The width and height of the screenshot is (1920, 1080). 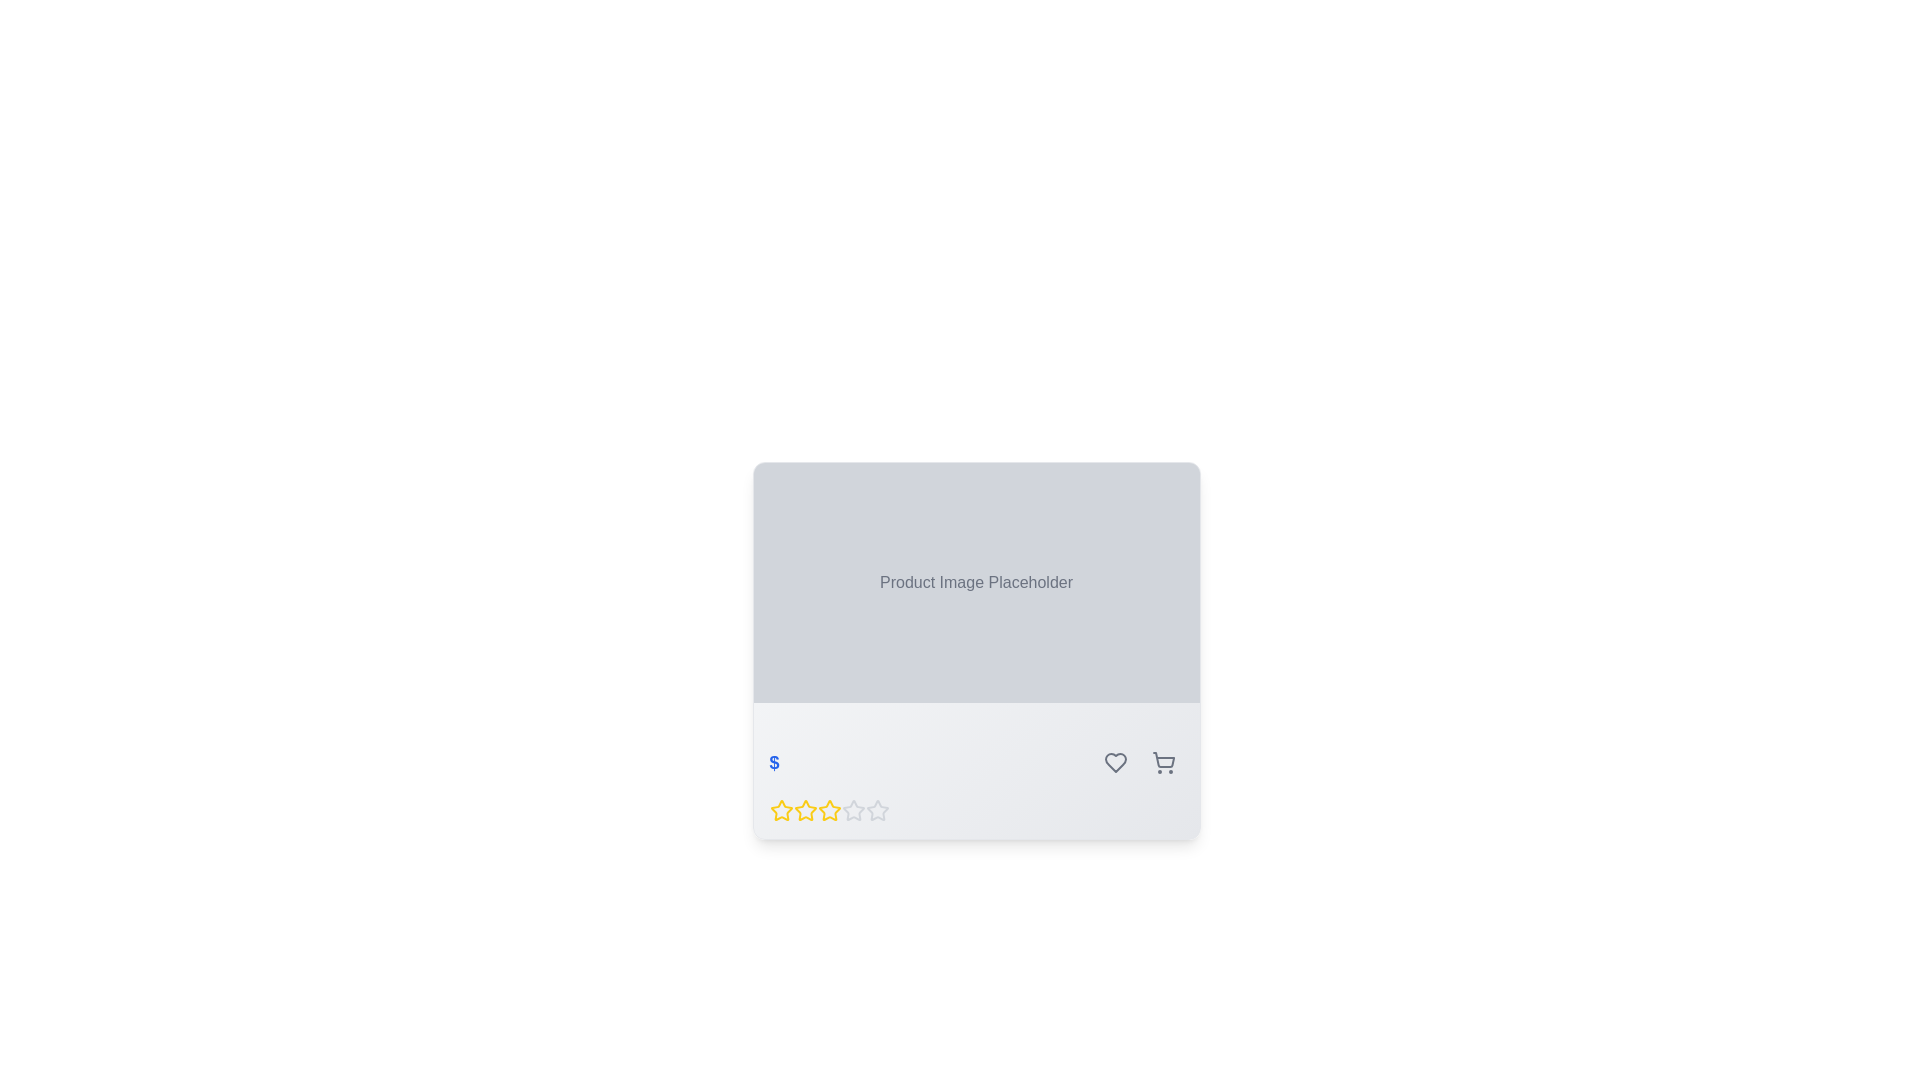 I want to click on the heart-shaped icon with a thin, rounded gray outline located in the bottom-right corner of the card interface, so click(x=1114, y=763).